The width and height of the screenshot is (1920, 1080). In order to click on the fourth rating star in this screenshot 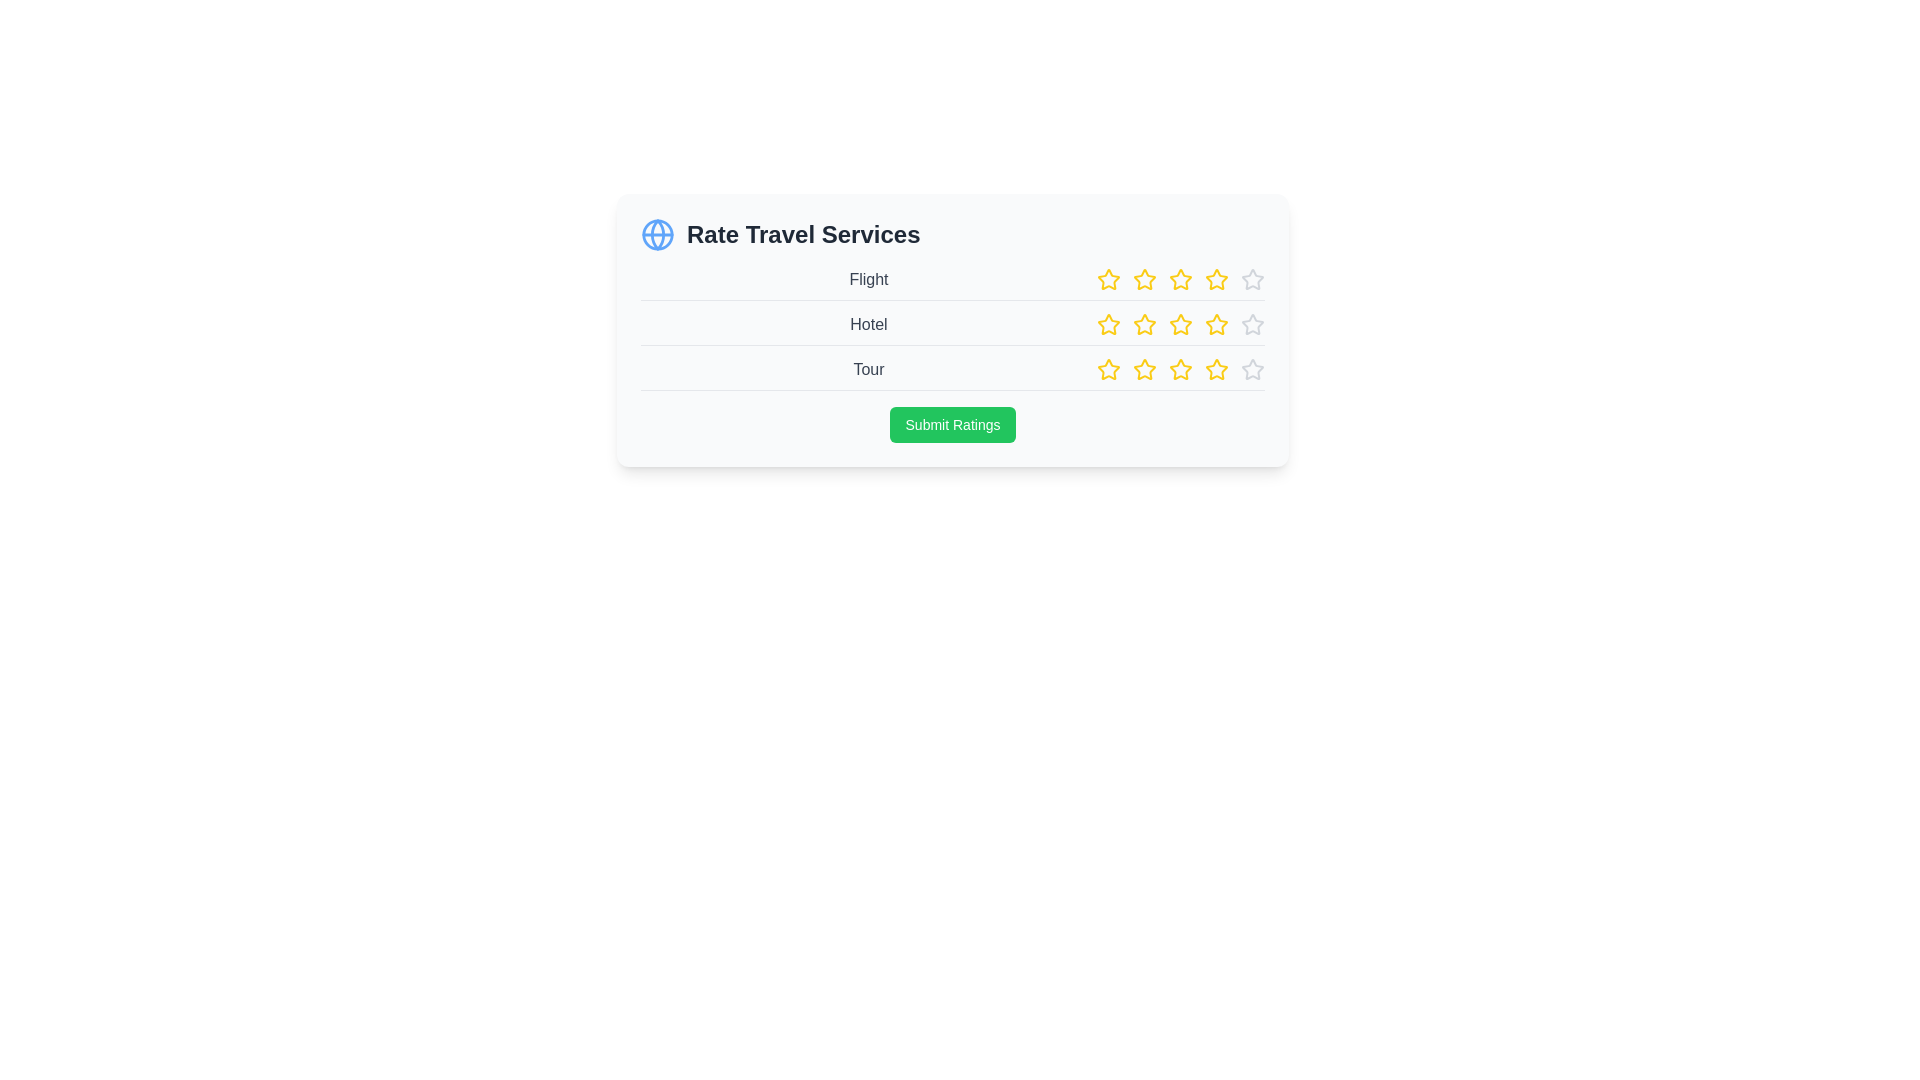, I will do `click(1214, 323)`.